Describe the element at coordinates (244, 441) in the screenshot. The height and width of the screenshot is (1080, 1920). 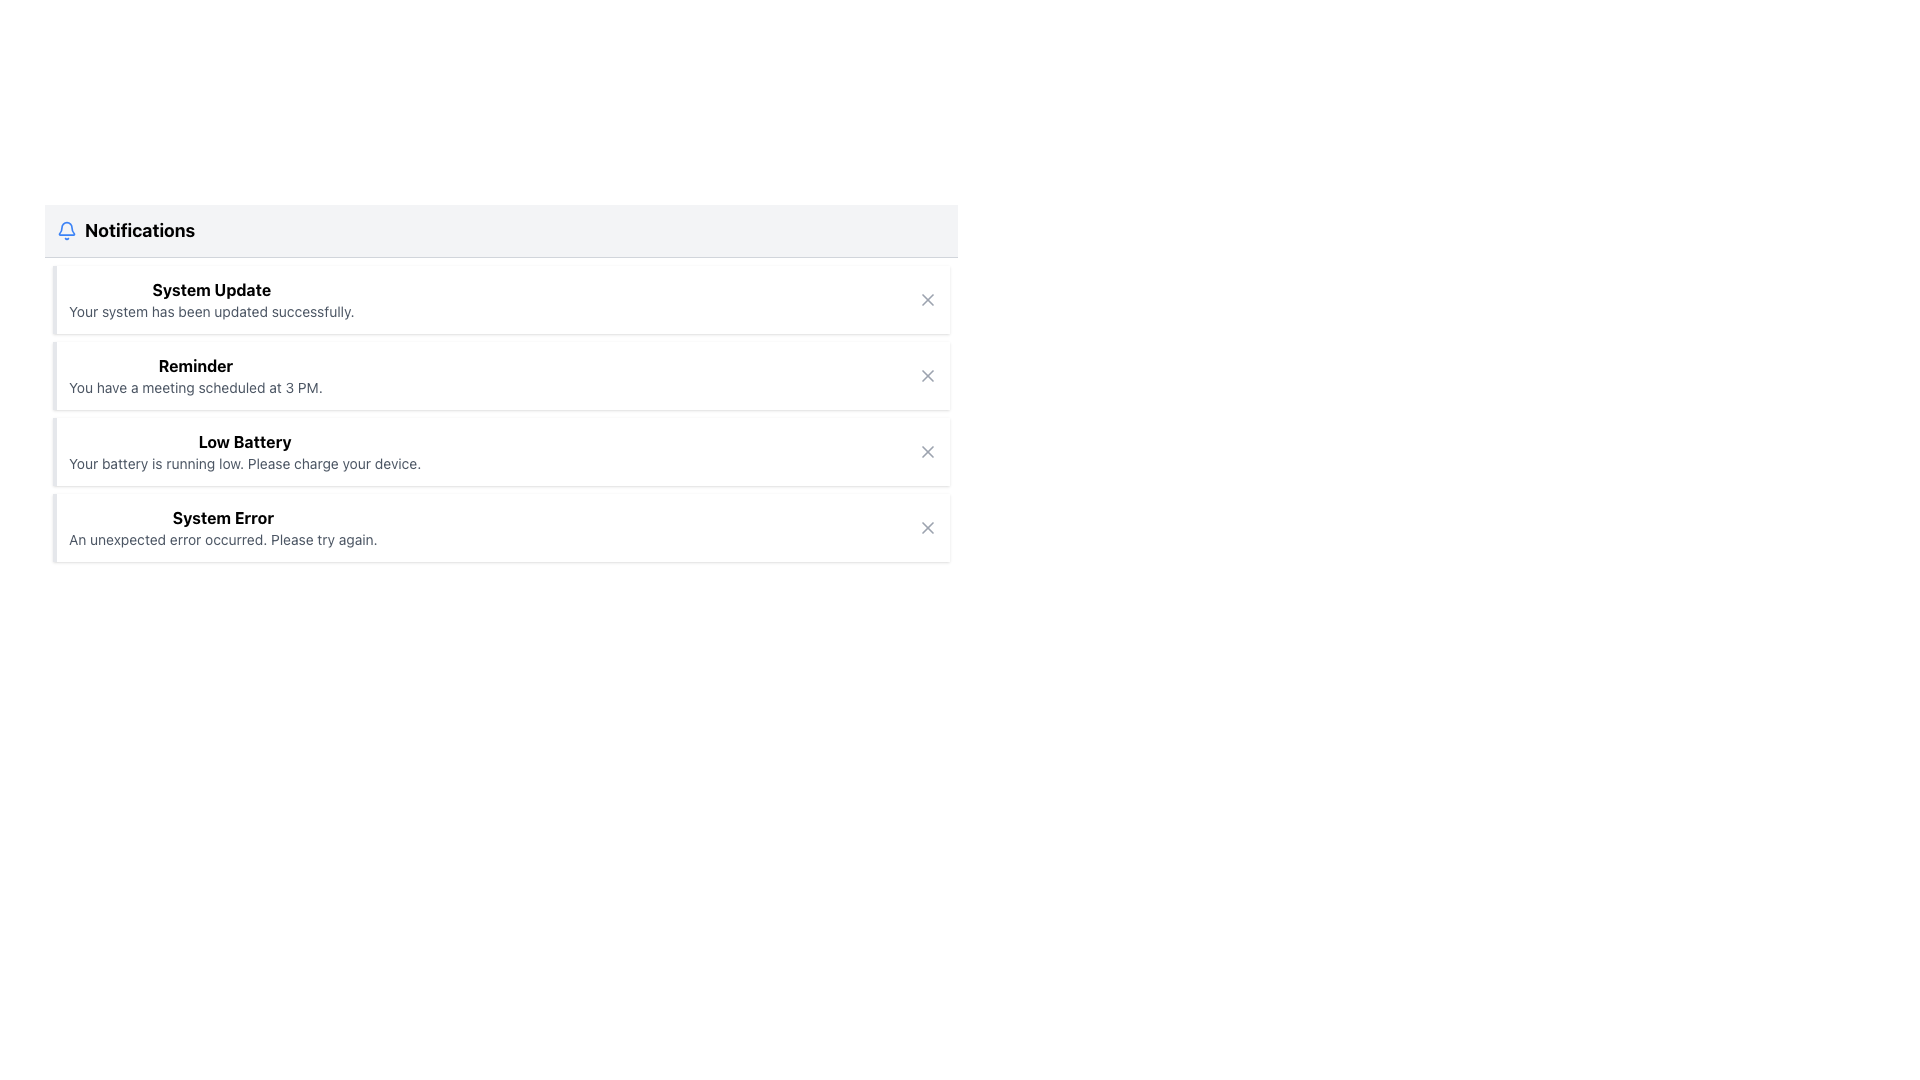
I see `the 'Low Battery' text label which is displayed prominently in bold within a notification card, positioned at the top of the card` at that location.